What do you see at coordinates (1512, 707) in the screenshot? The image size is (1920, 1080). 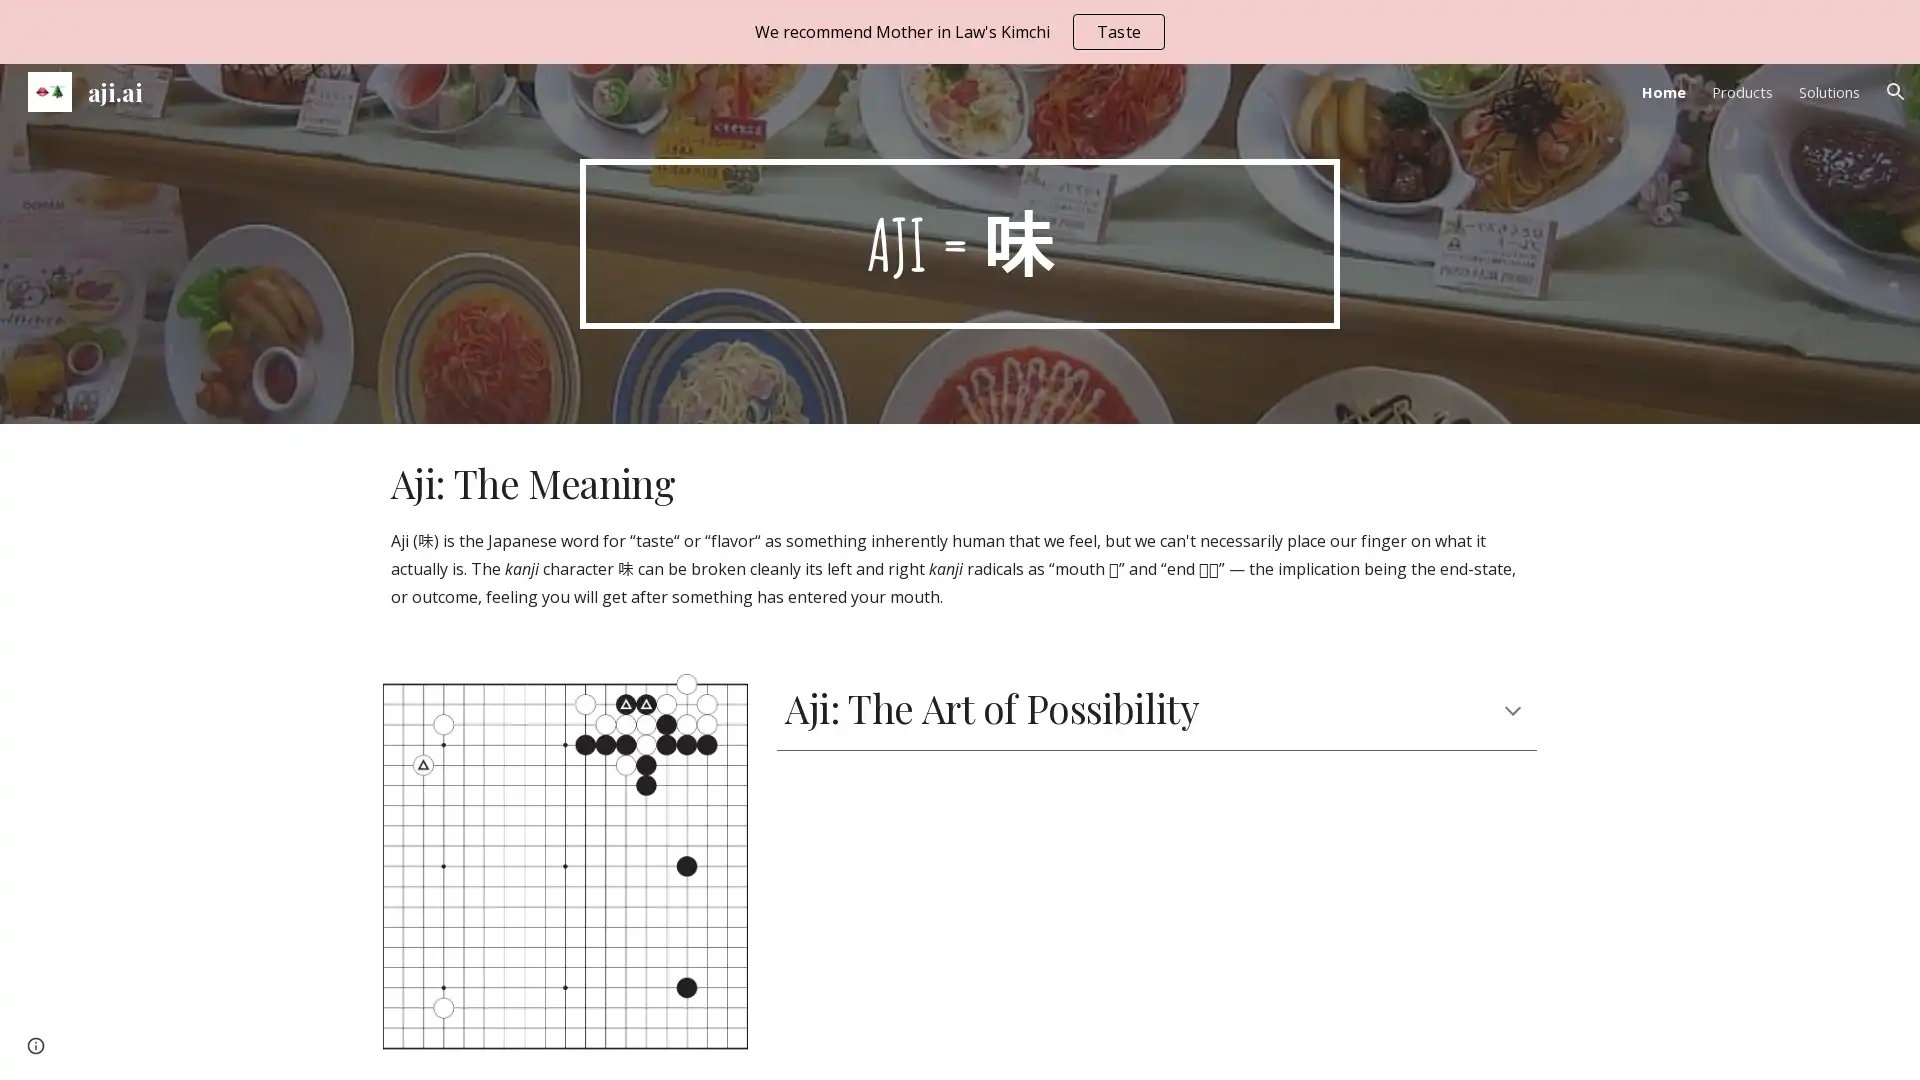 I see `Expand` at bounding box center [1512, 707].